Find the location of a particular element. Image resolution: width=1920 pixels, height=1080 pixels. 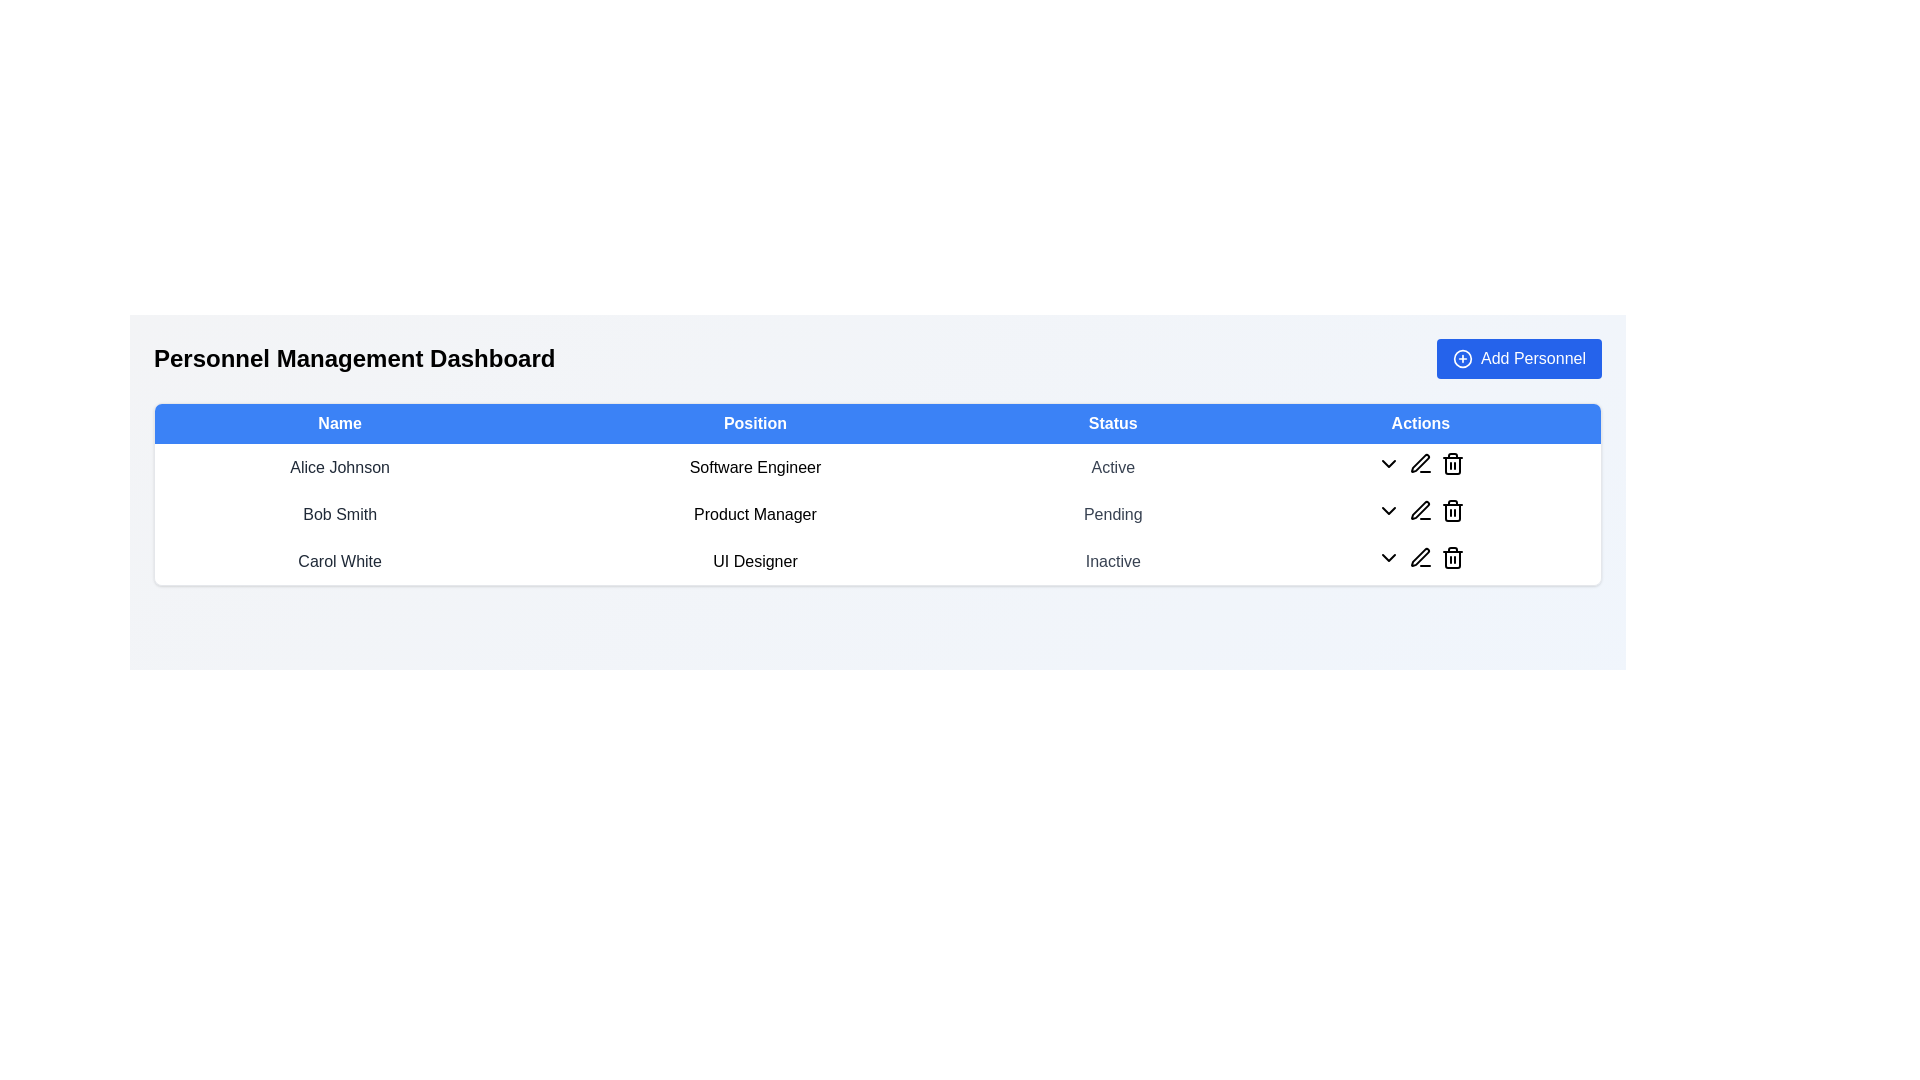

the text label reading 'Product Manager' located in the second row under the 'Position' column of a structured table layout is located at coordinates (754, 513).